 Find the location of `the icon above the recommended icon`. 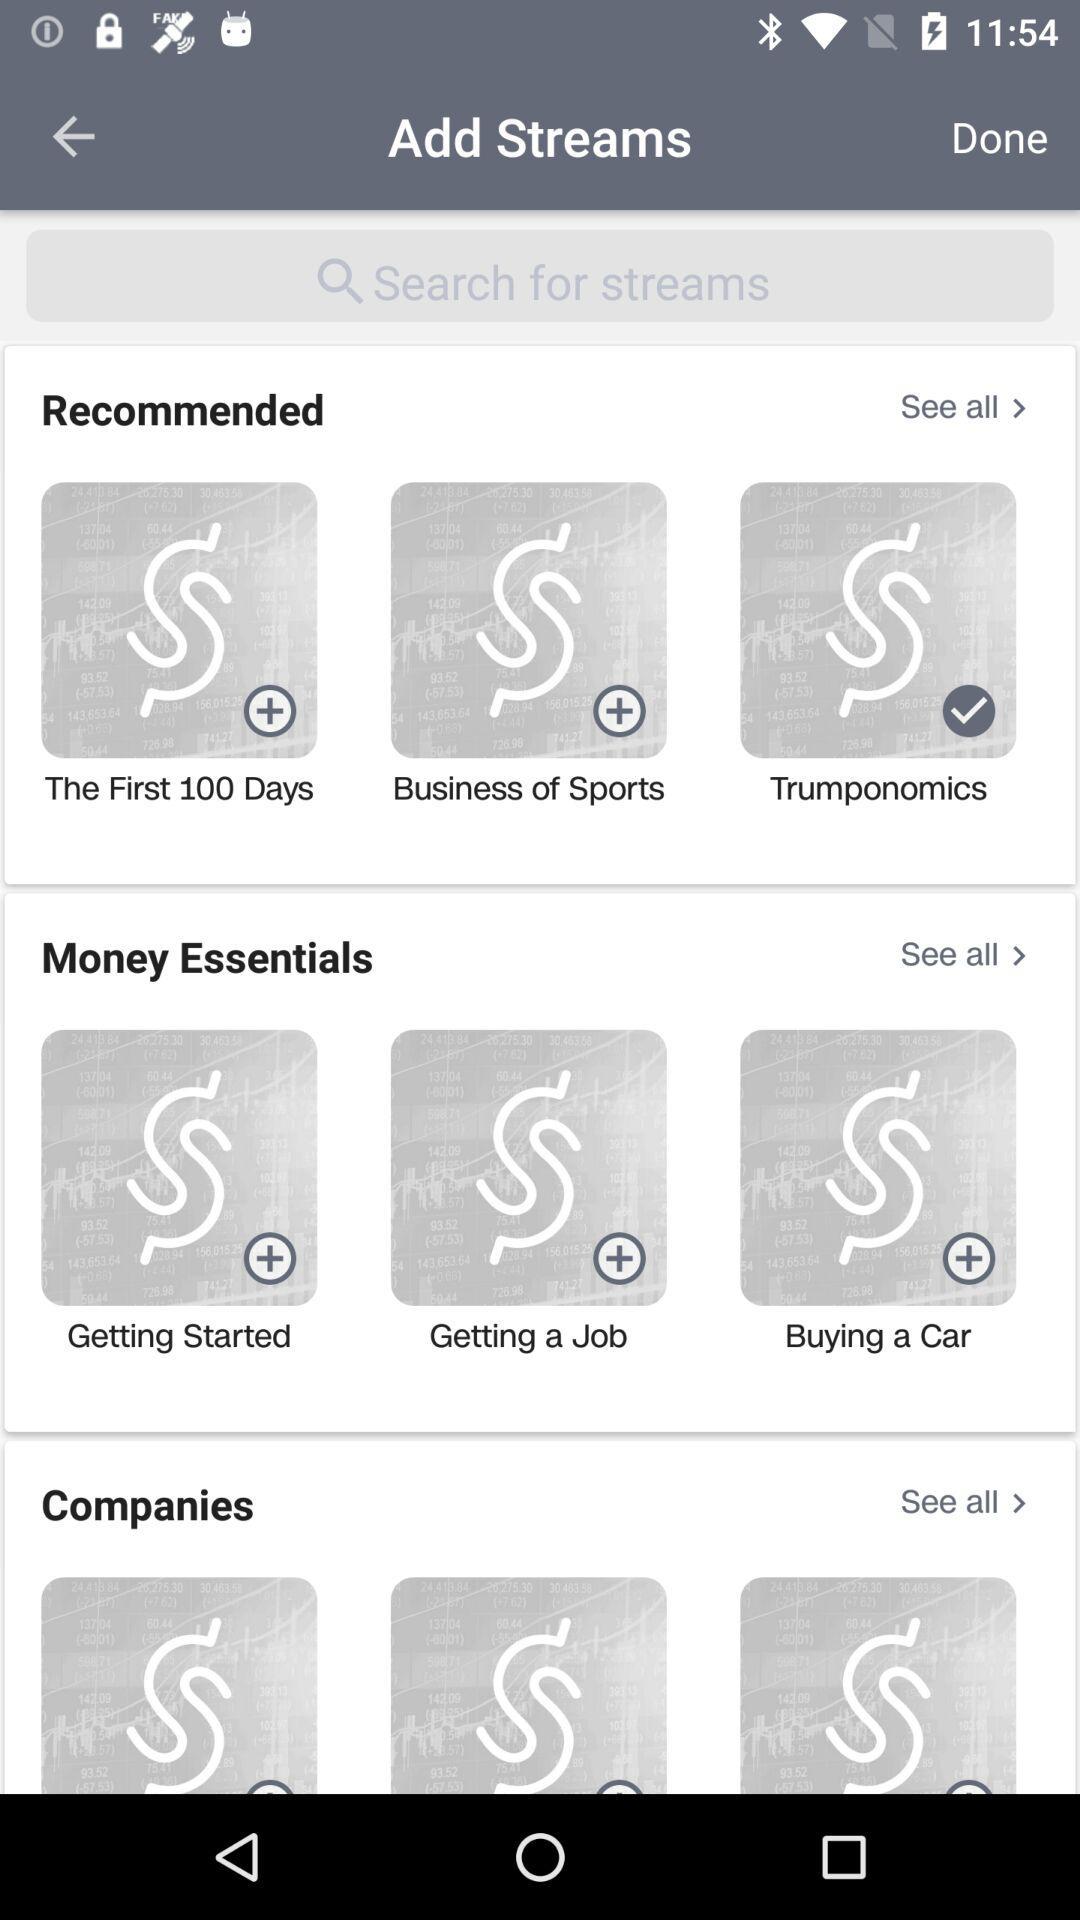

the icon above the recommended icon is located at coordinates (540, 274).